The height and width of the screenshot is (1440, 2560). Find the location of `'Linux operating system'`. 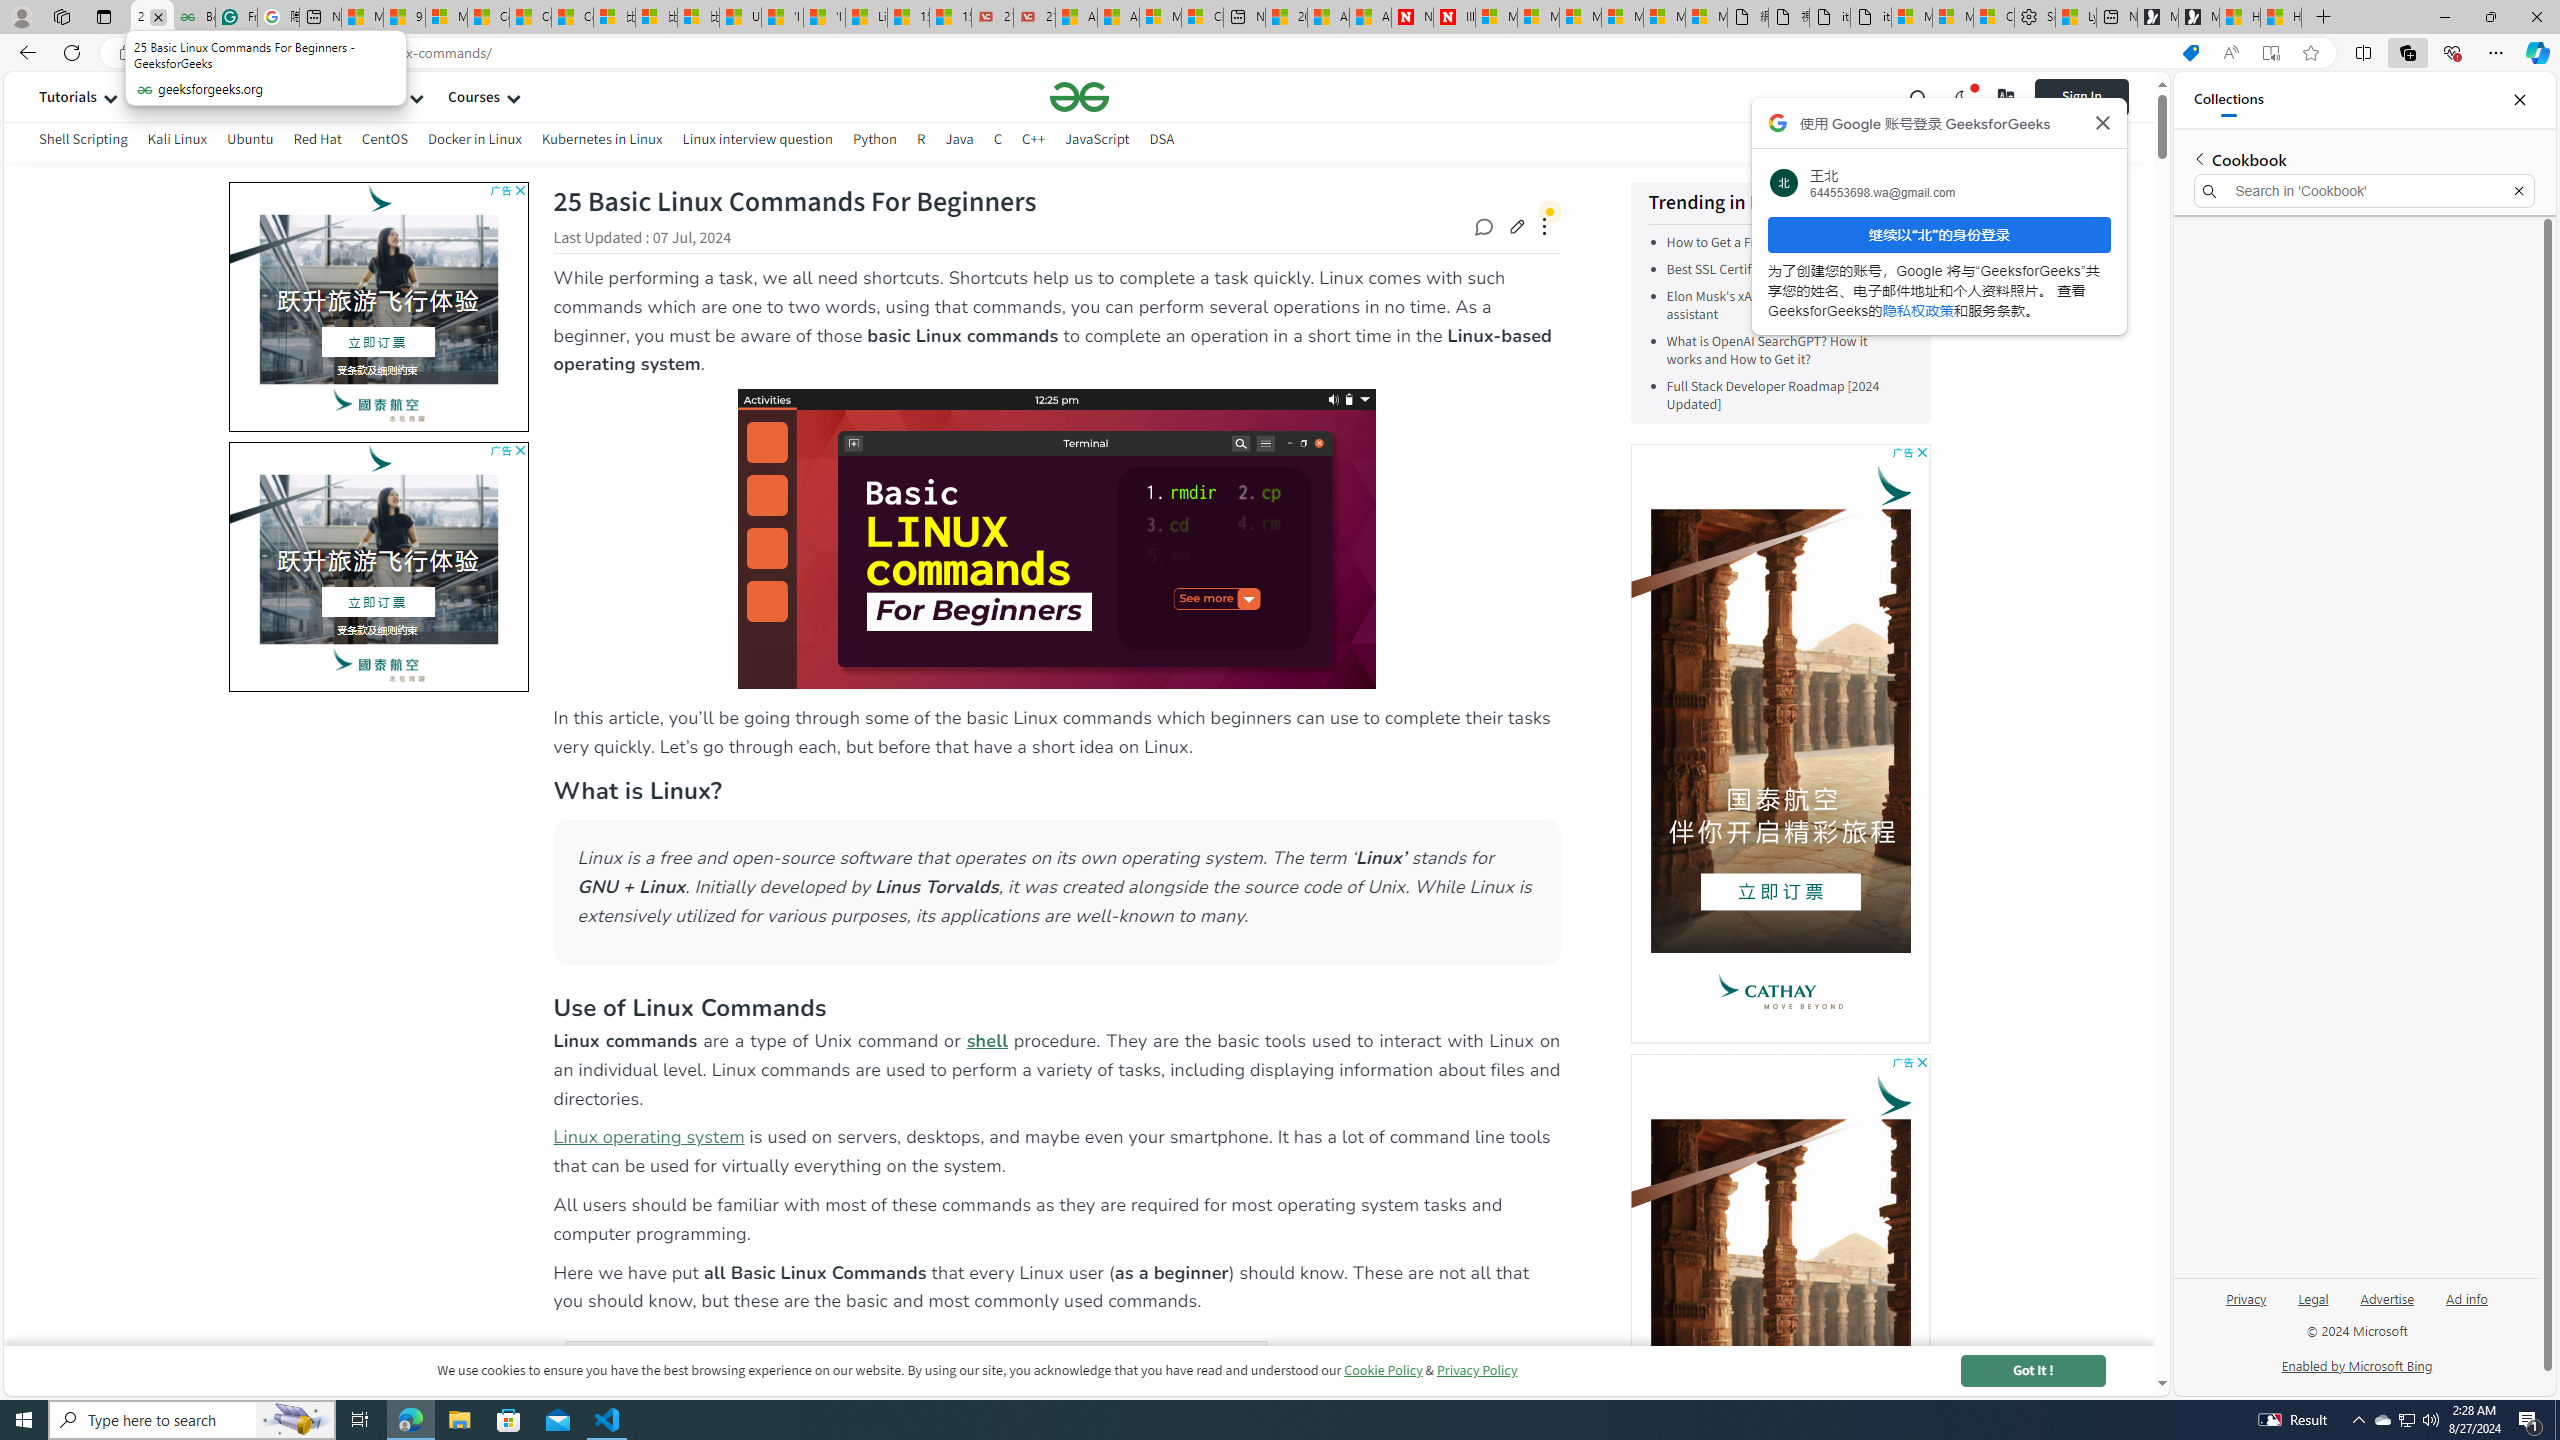

'Linux operating system' is located at coordinates (648, 1137).